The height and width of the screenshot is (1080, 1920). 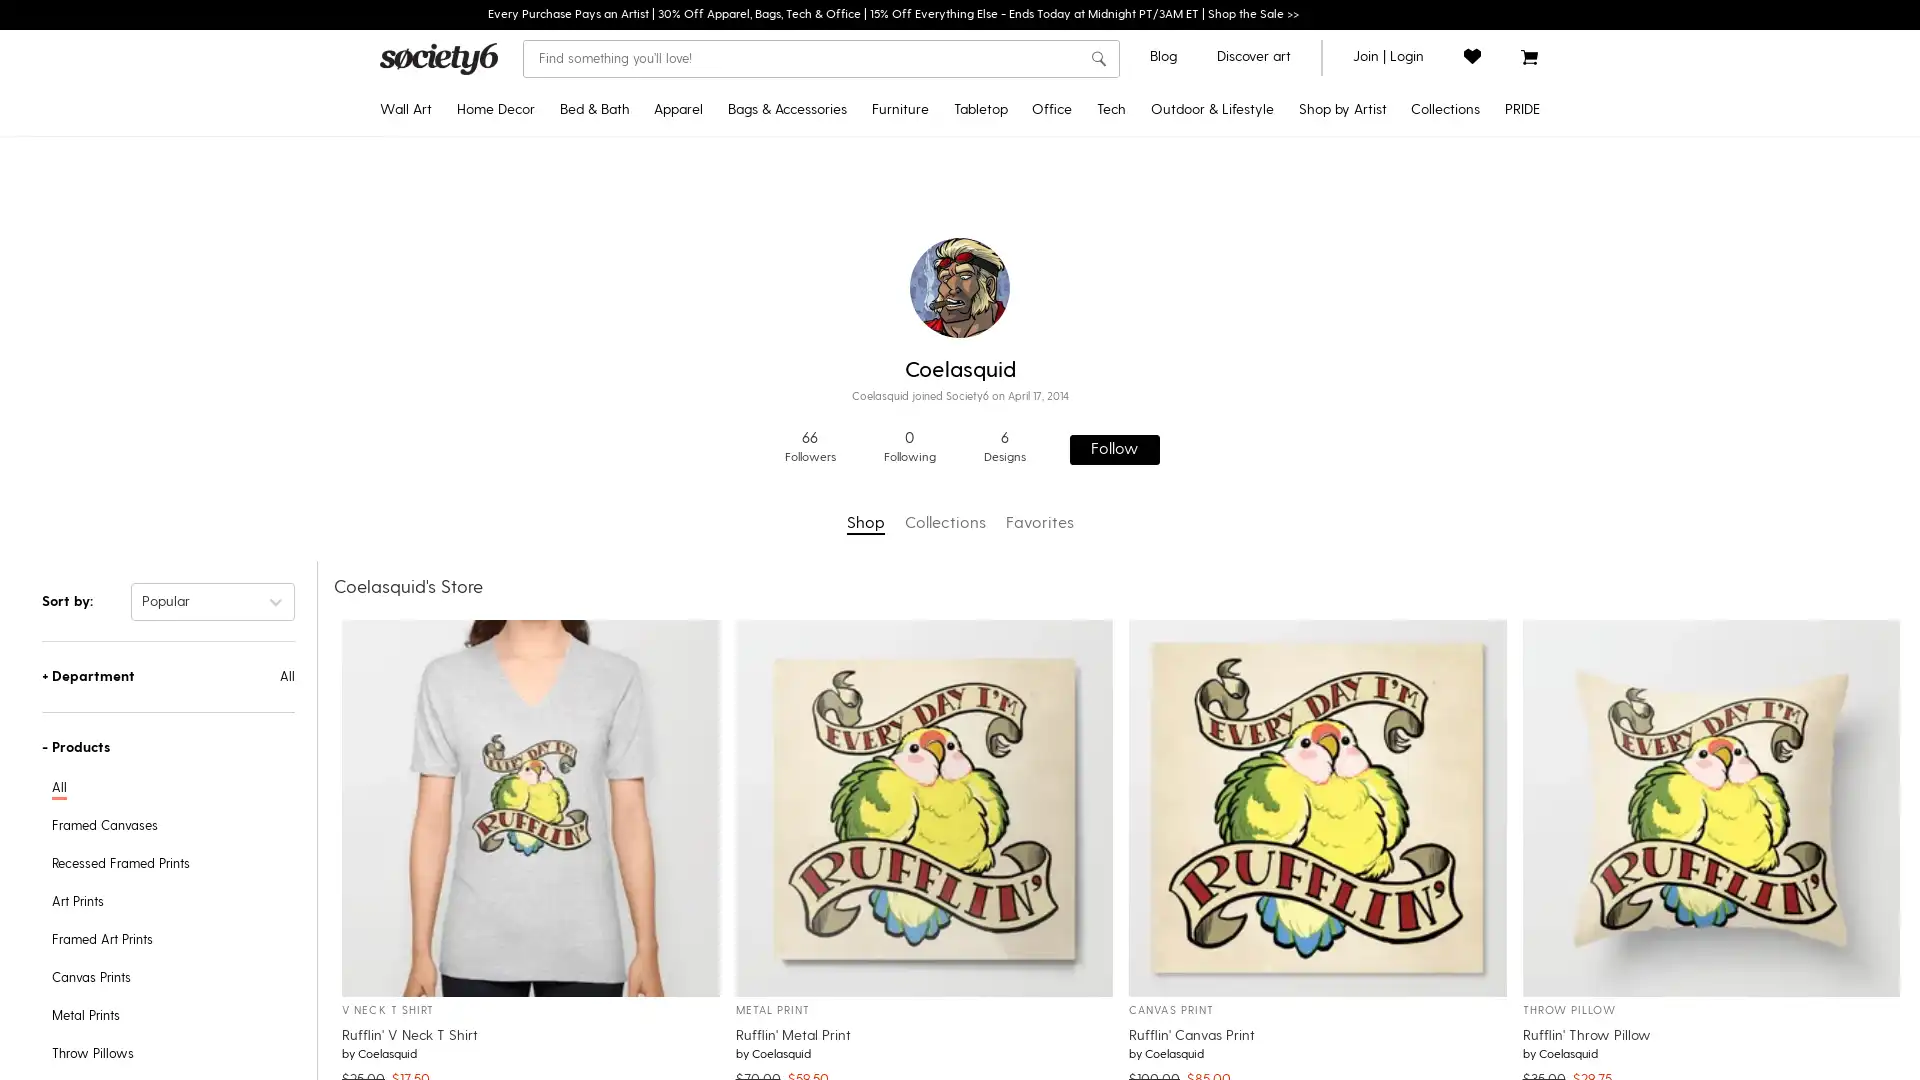 I want to click on Android Cases, so click(x=1182, y=192).